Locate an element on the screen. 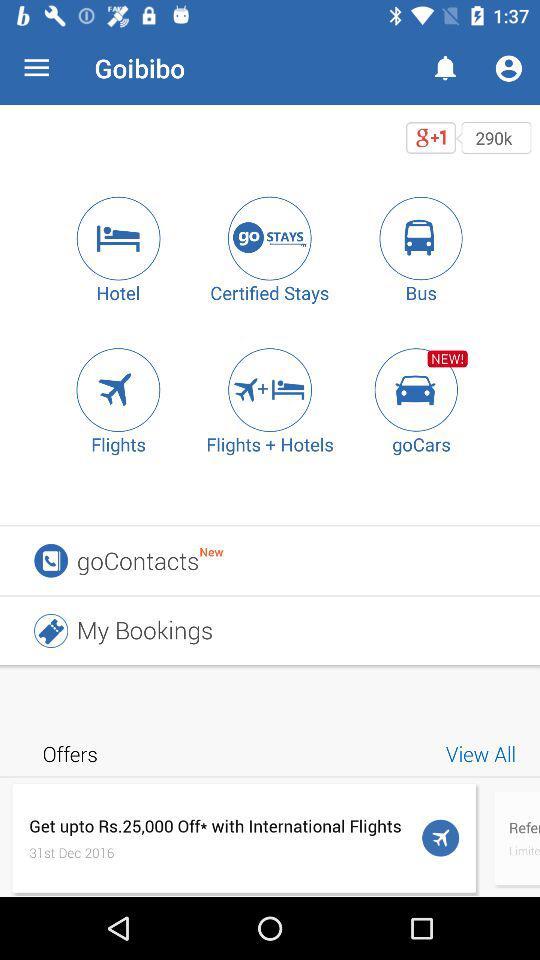  open certified stays window is located at coordinates (270, 238).